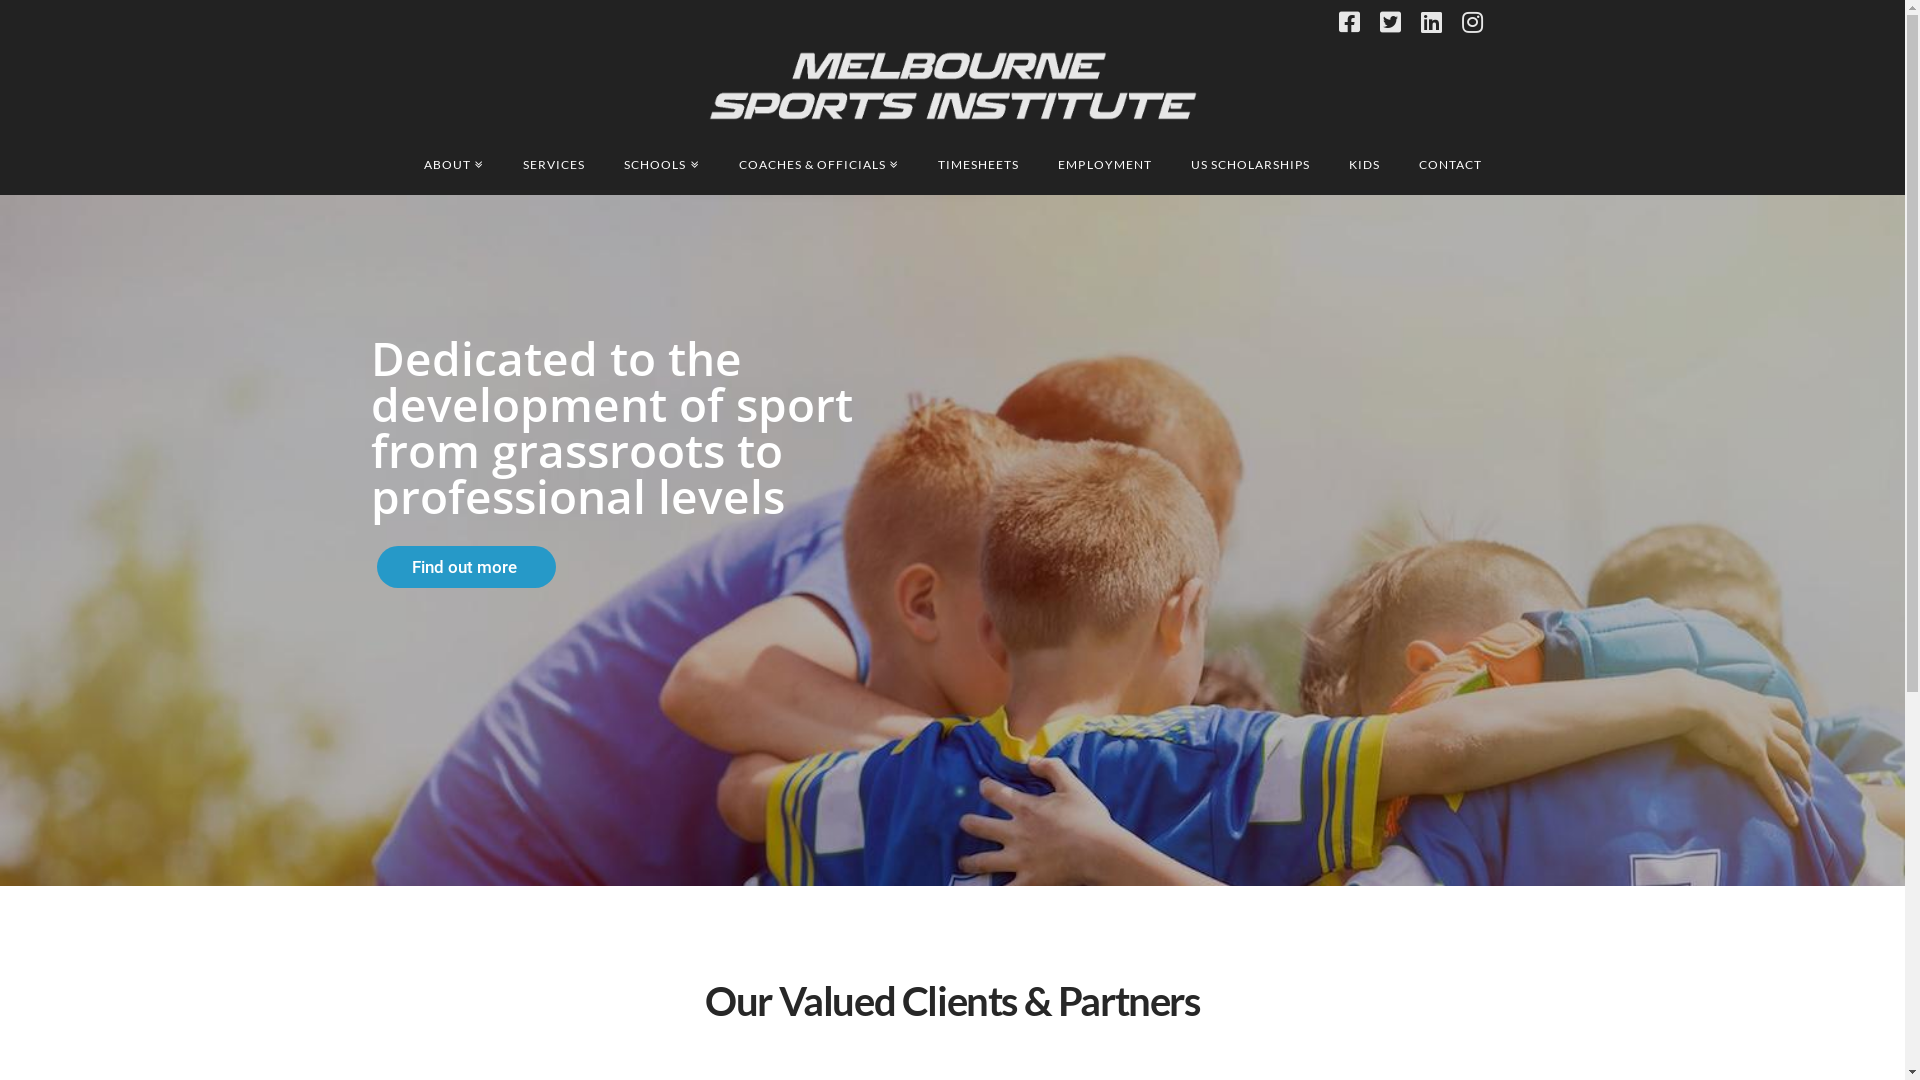  What do you see at coordinates (1362, 164) in the screenshot?
I see `'KIDS'` at bounding box center [1362, 164].